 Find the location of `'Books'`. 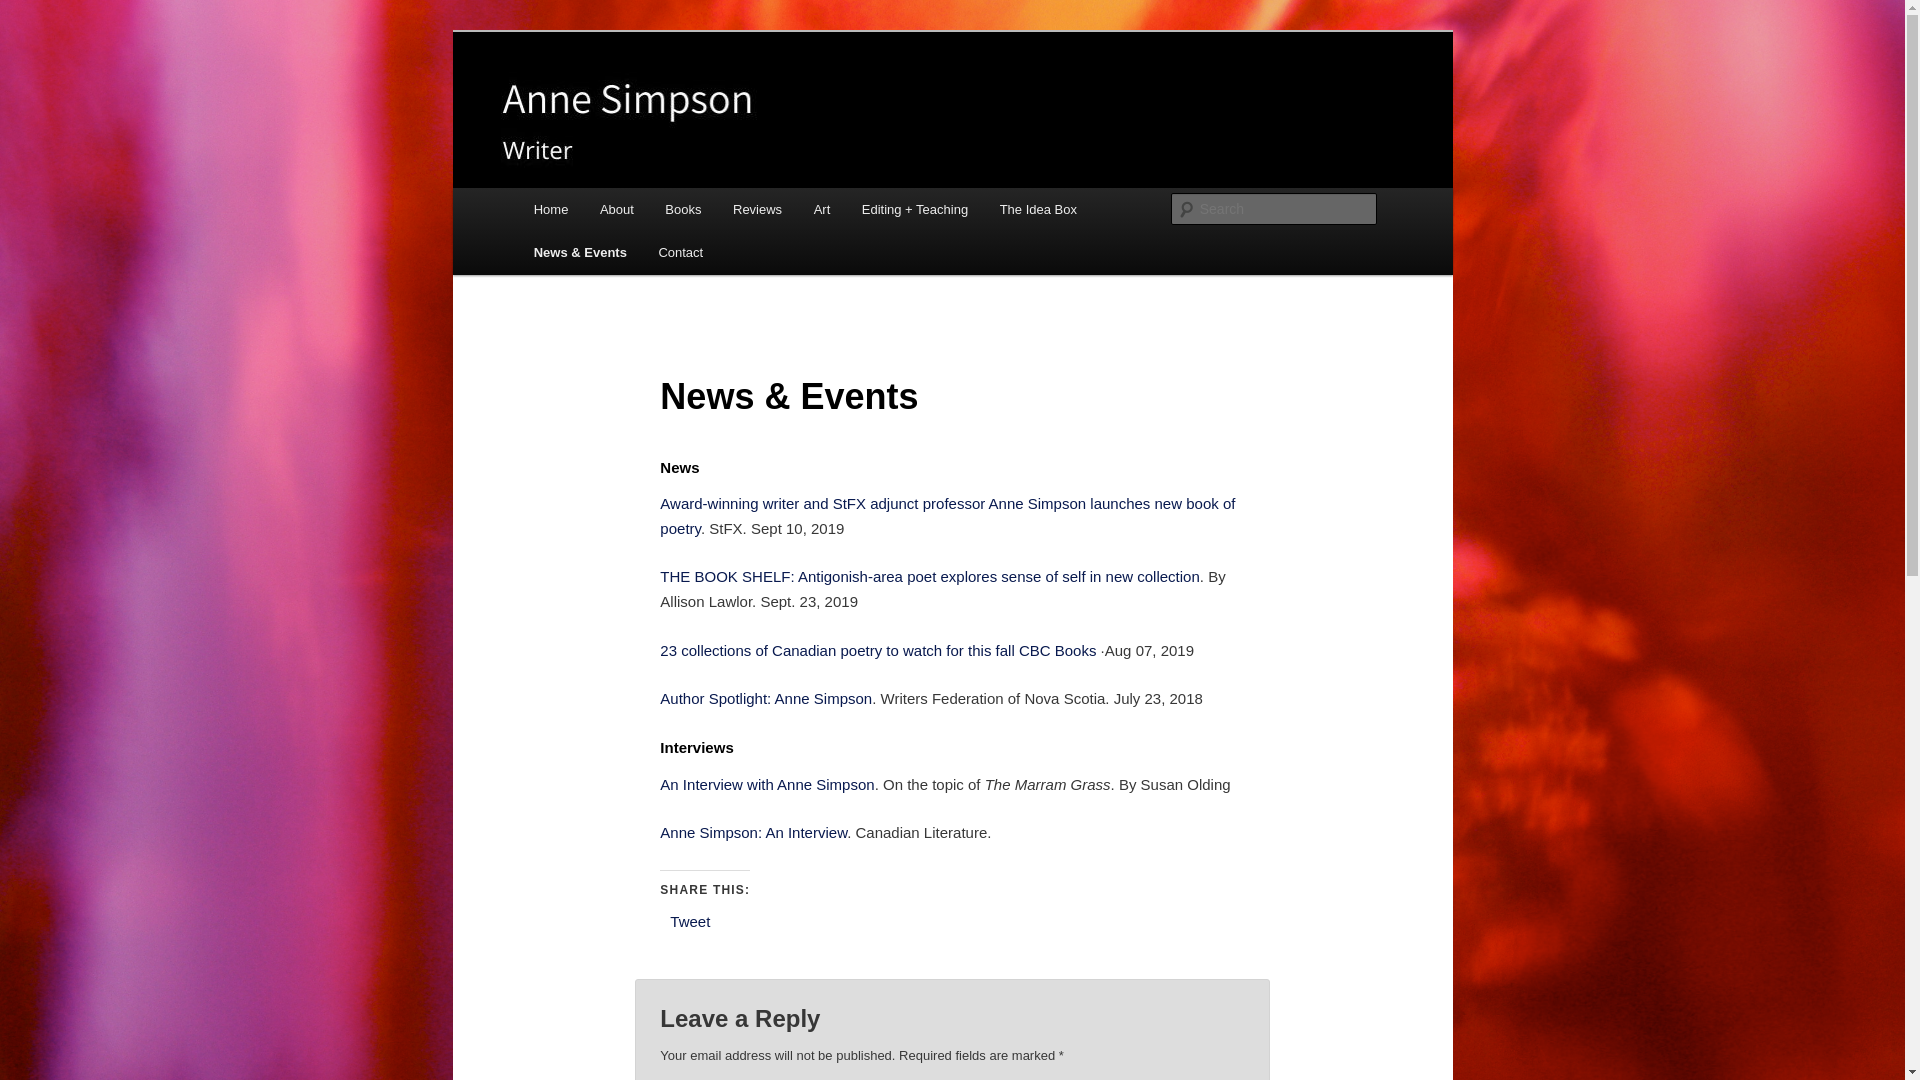

'Books' is located at coordinates (684, 209).